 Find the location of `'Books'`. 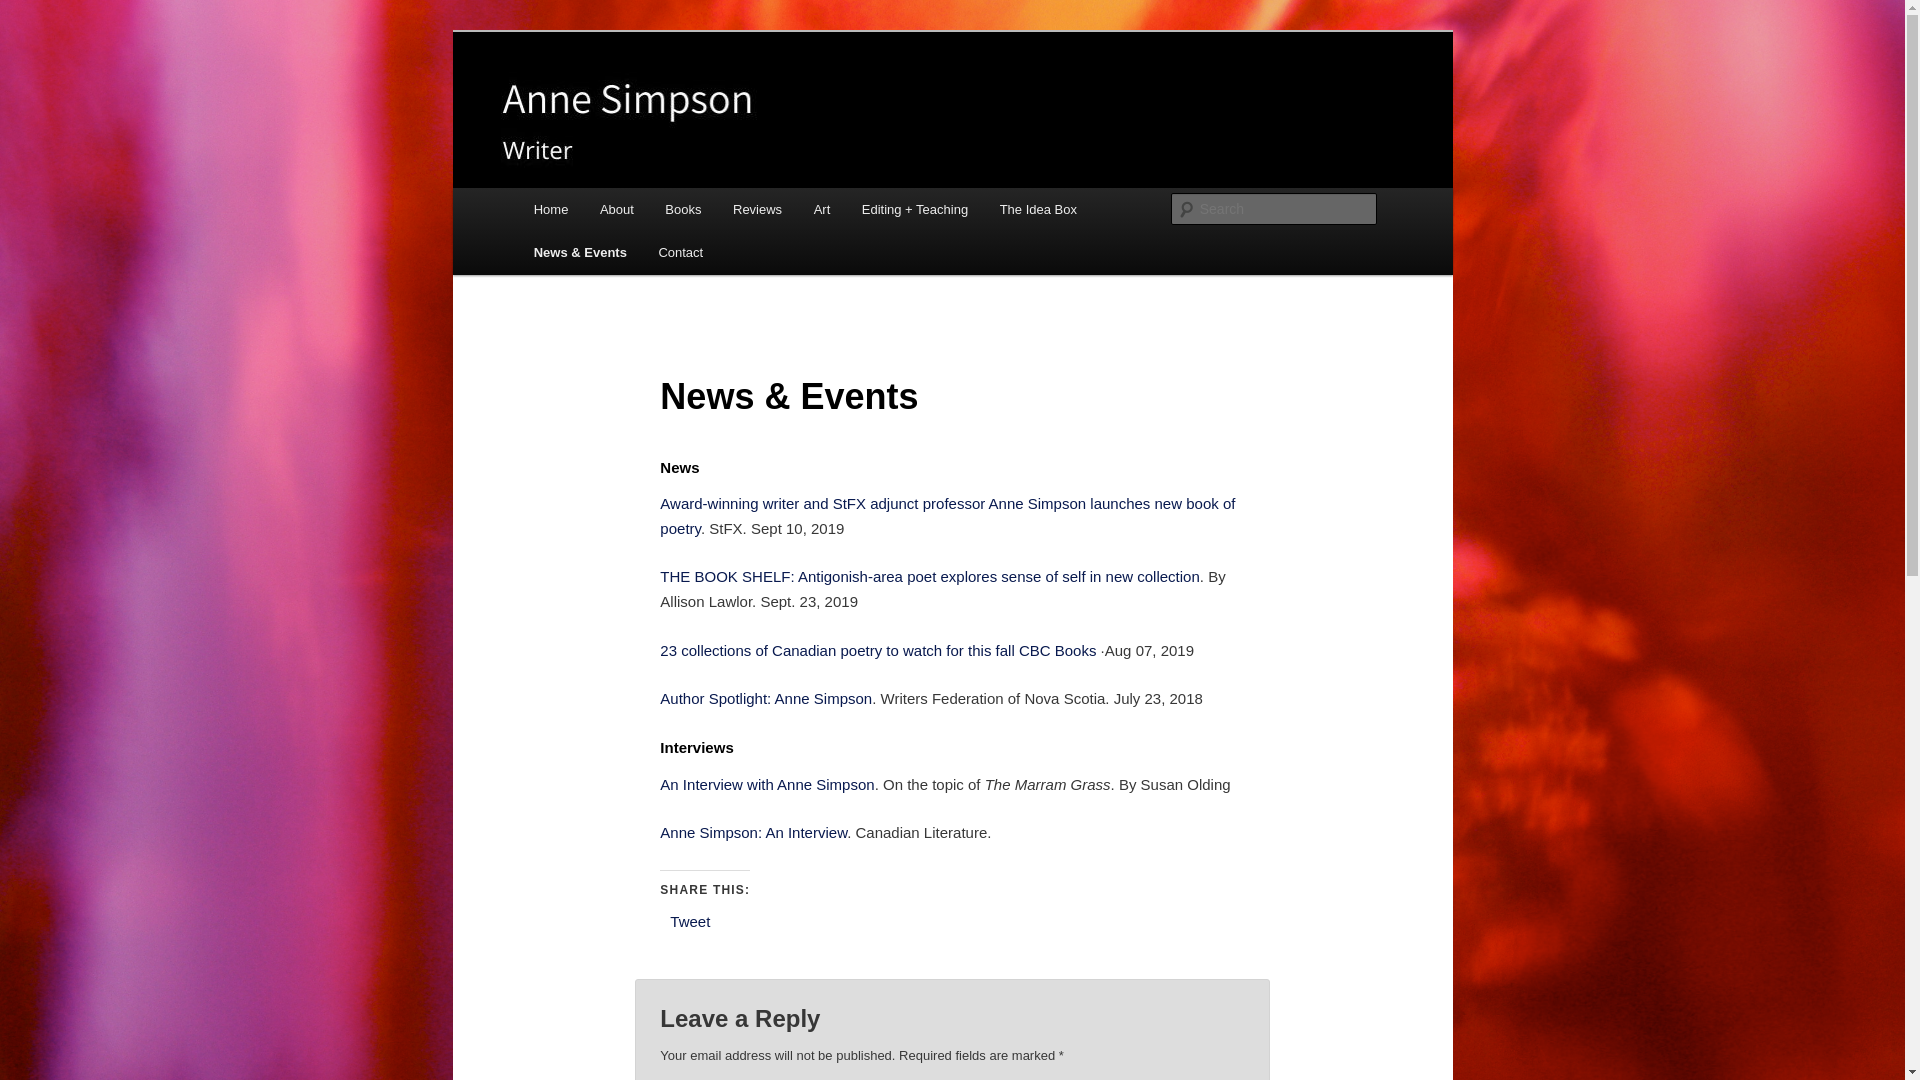

'Books' is located at coordinates (684, 209).